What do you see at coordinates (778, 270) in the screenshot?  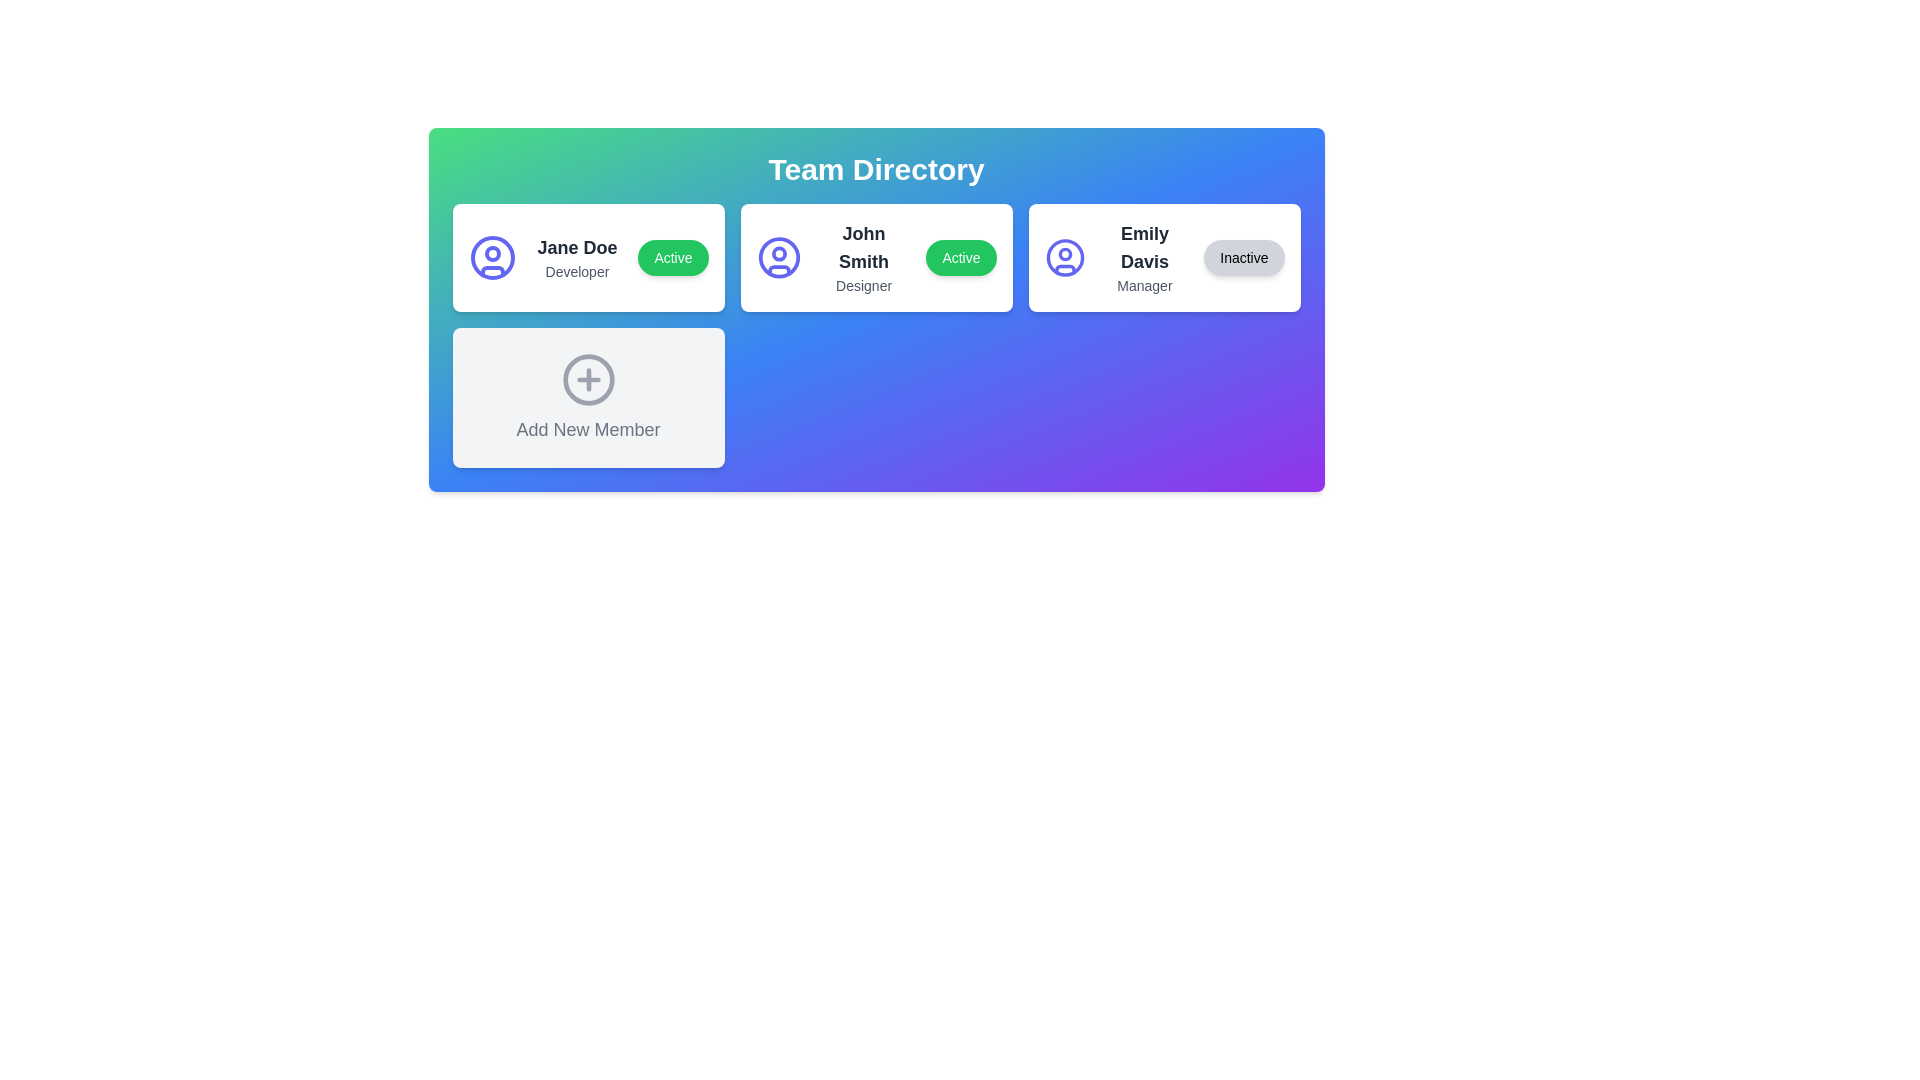 I see `the decorative user profile icon located in the profile card of 'John Smith', the Designer` at bounding box center [778, 270].